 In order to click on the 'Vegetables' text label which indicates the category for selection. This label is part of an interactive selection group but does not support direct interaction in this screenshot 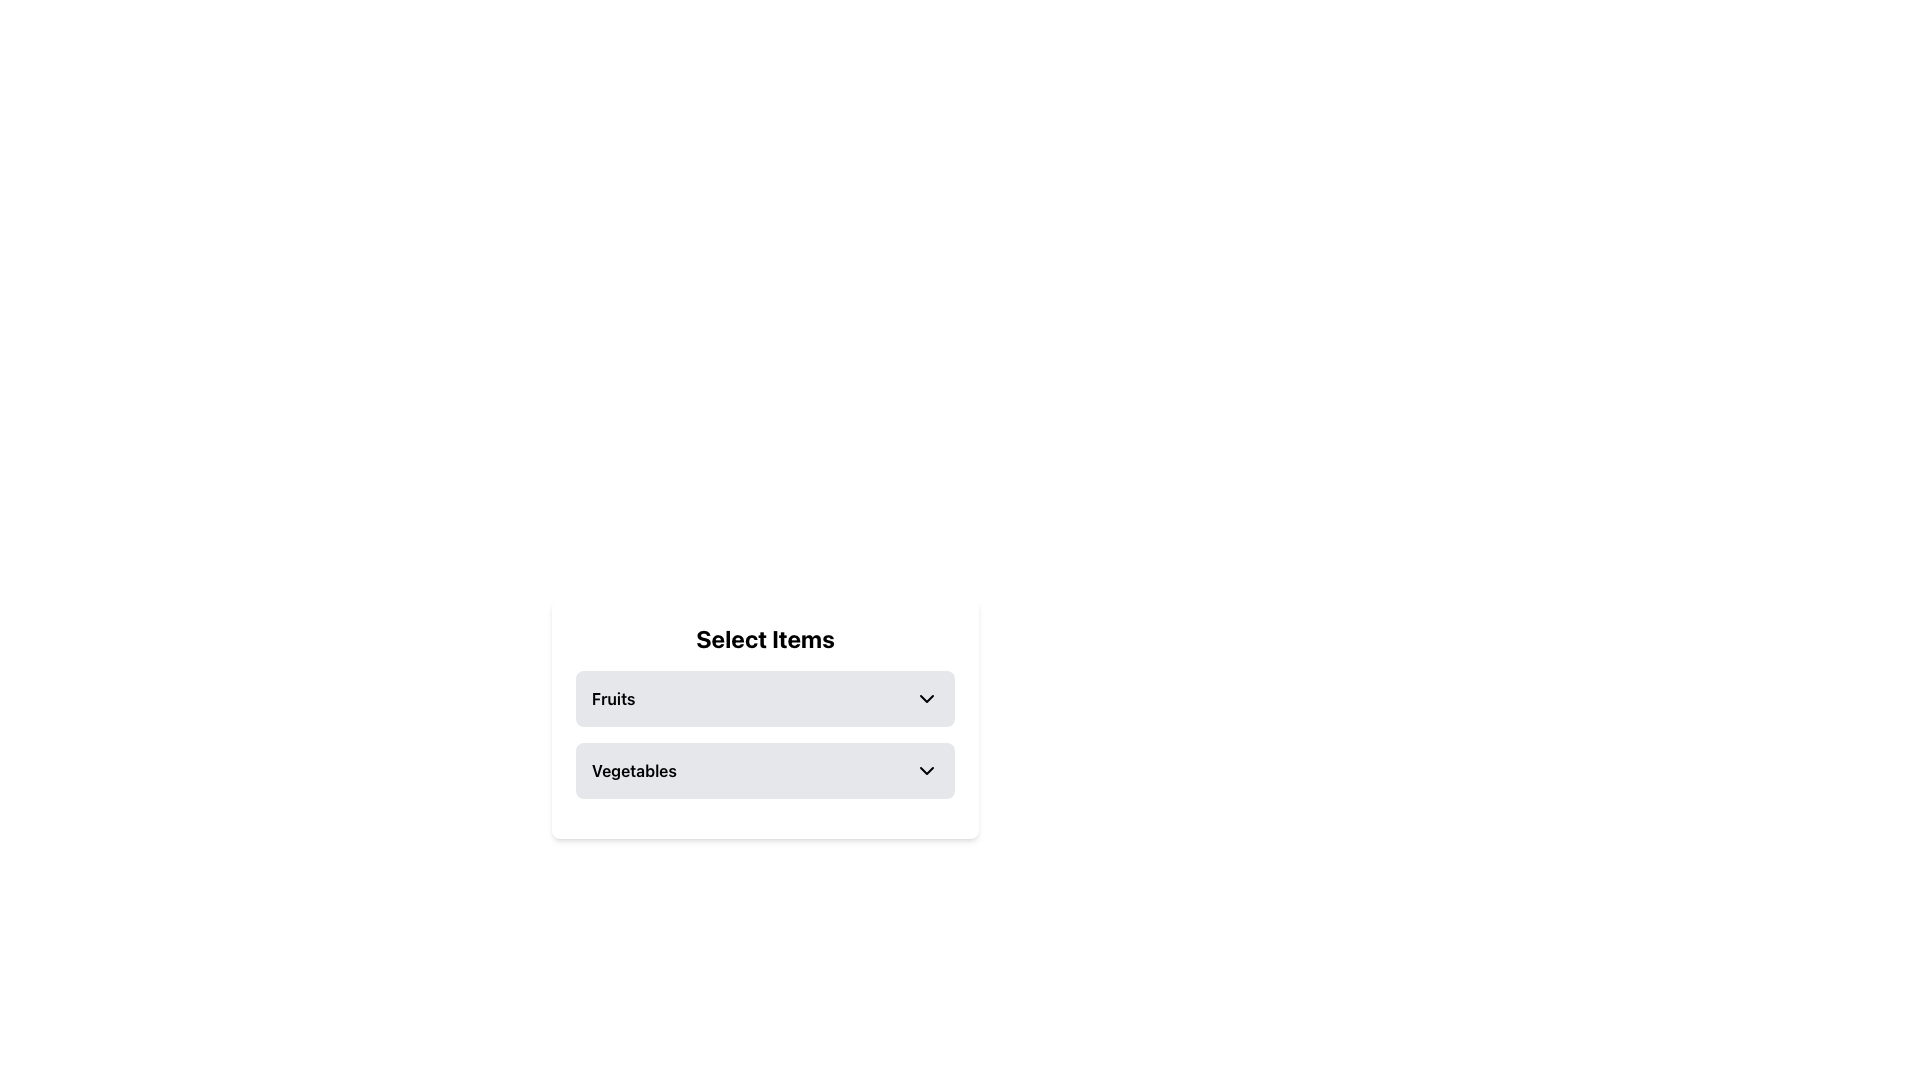, I will do `click(633, 770)`.